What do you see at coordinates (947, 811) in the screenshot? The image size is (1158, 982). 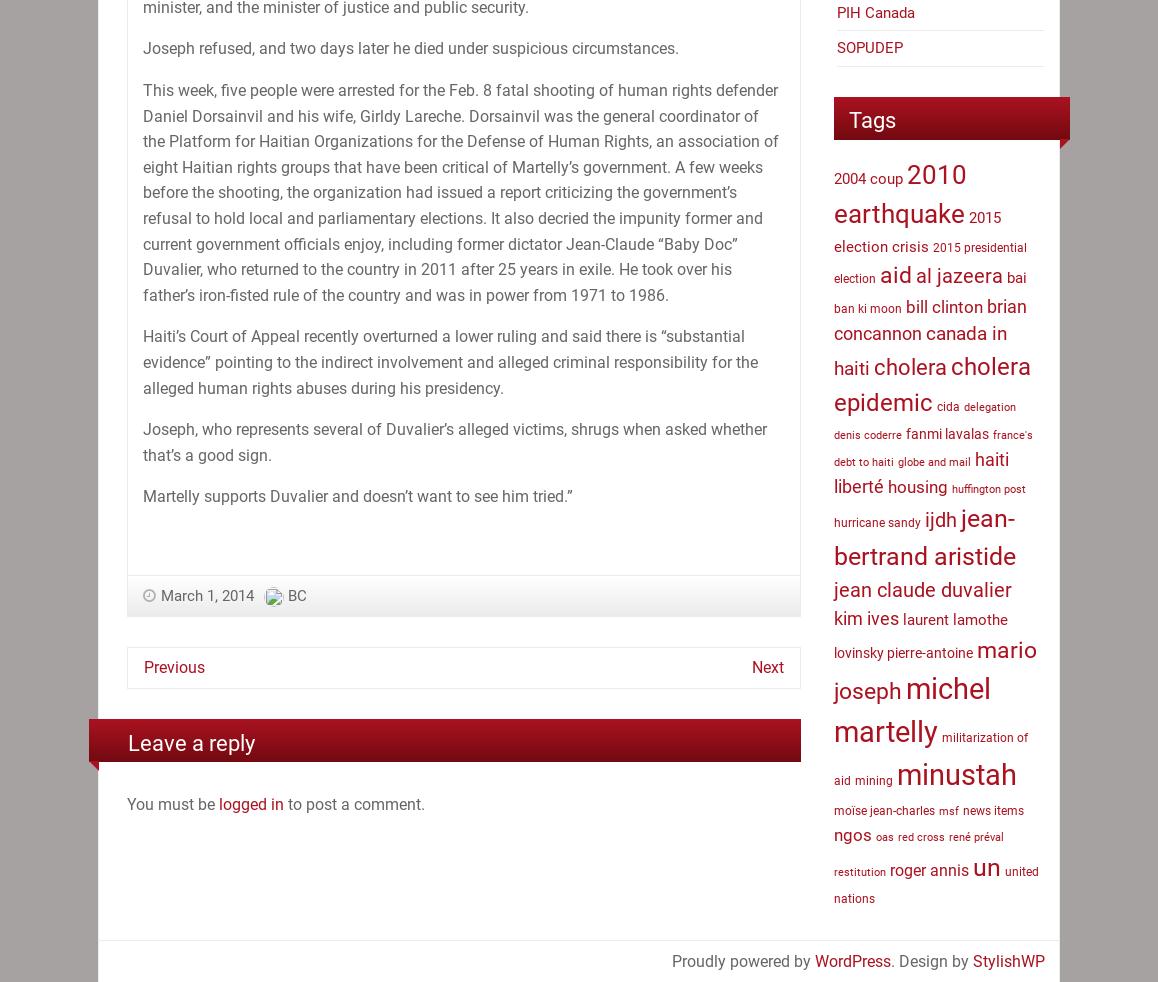 I see `'msf'` at bounding box center [947, 811].